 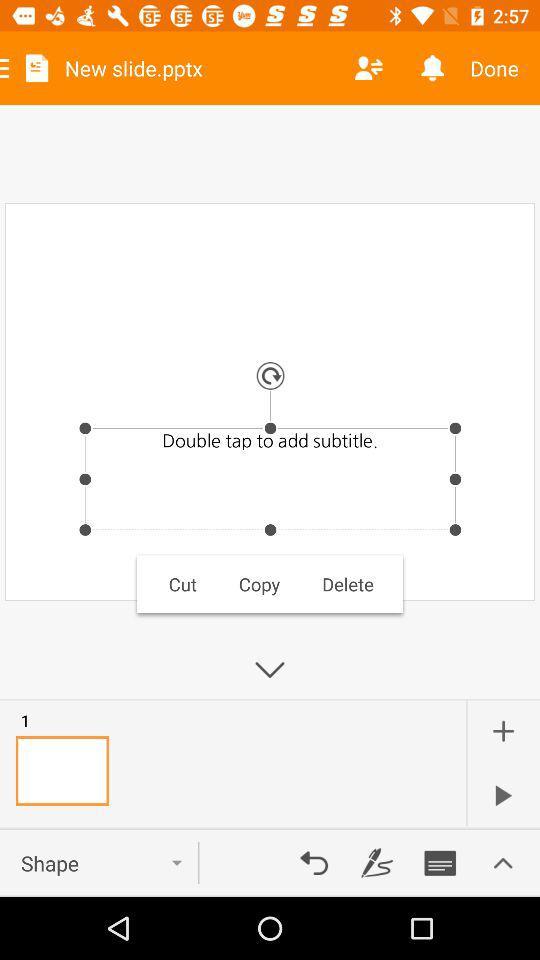 I want to click on the add icon, so click(x=502, y=730).